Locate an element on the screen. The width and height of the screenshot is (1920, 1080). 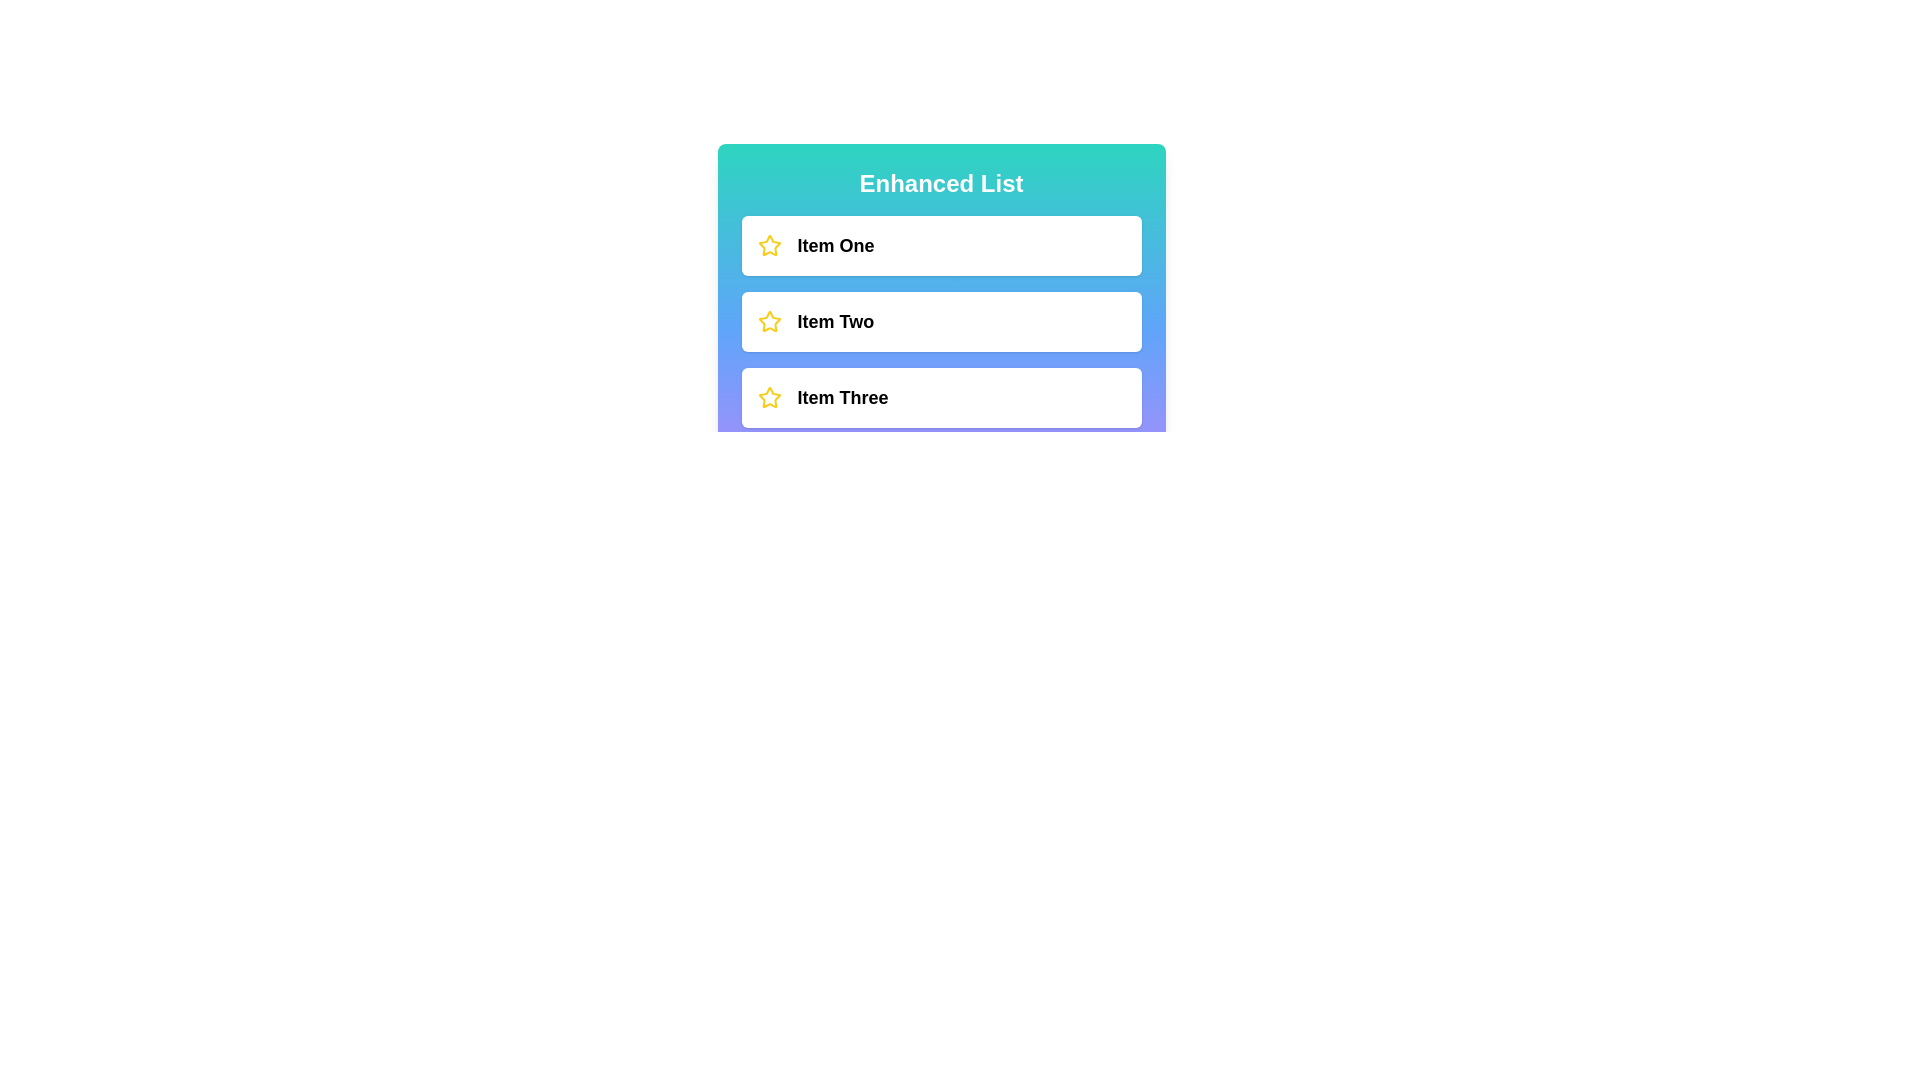
the item Item One to select it is located at coordinates (940, 245).